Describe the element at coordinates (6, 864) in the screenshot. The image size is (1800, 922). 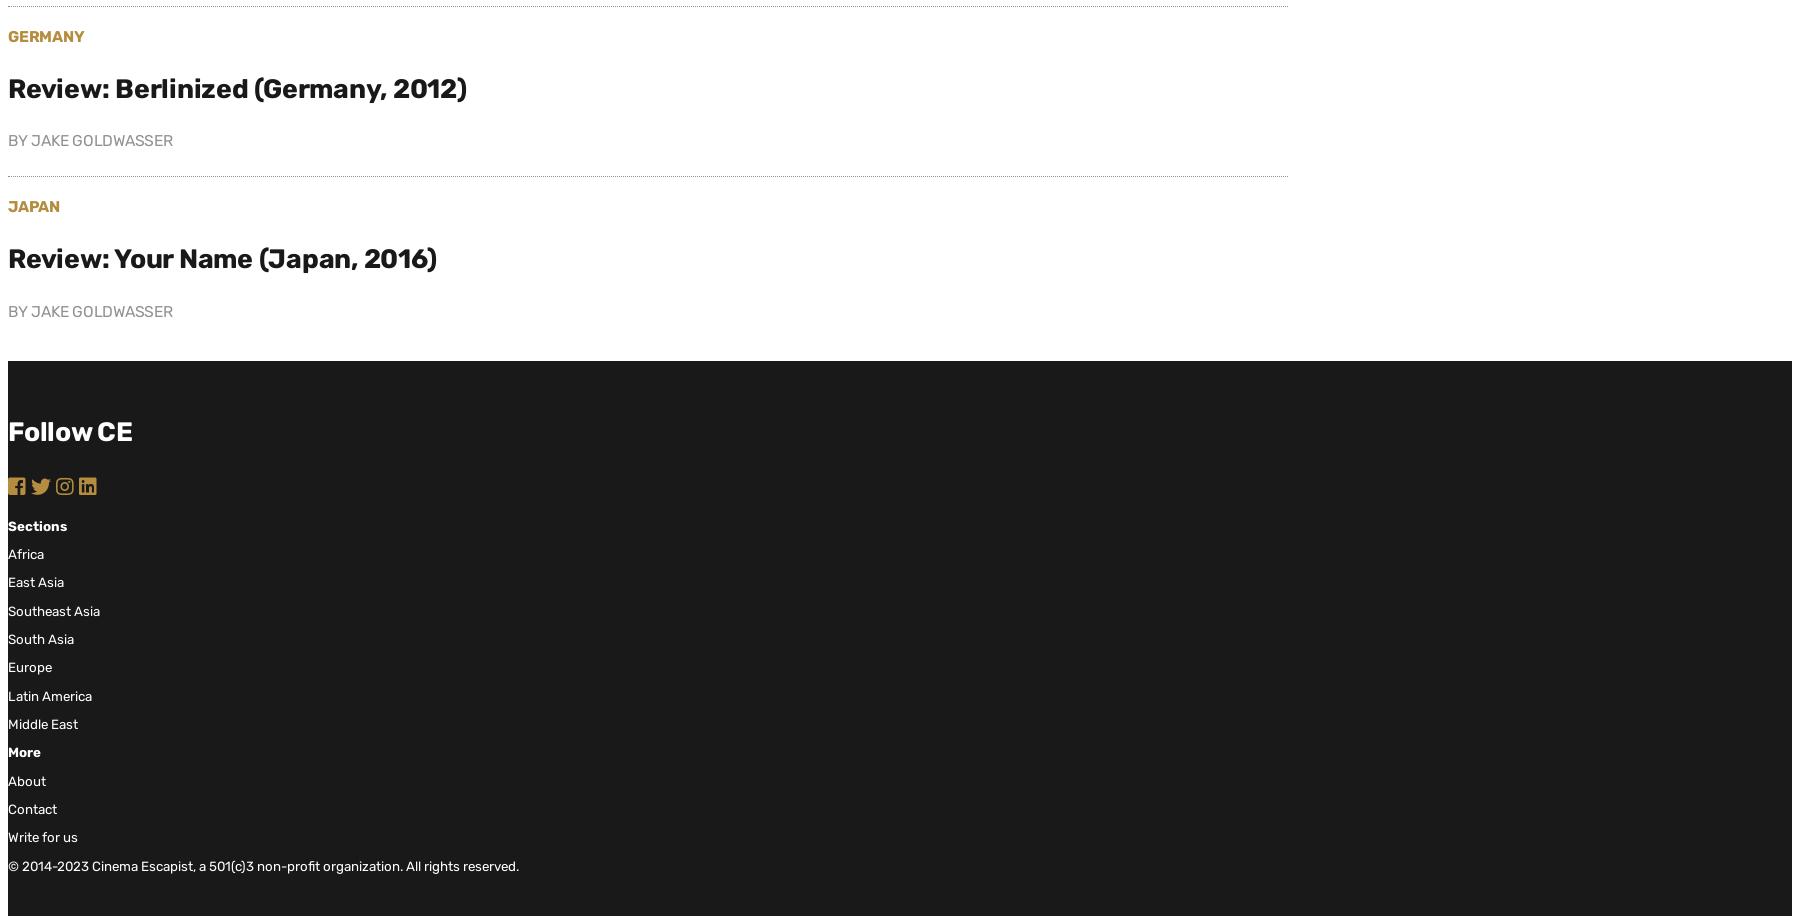
I see `'© 2014-2023 Cinema Escapist, a 501(c)3 non-profit organization. All rights reserved.'` at that location.